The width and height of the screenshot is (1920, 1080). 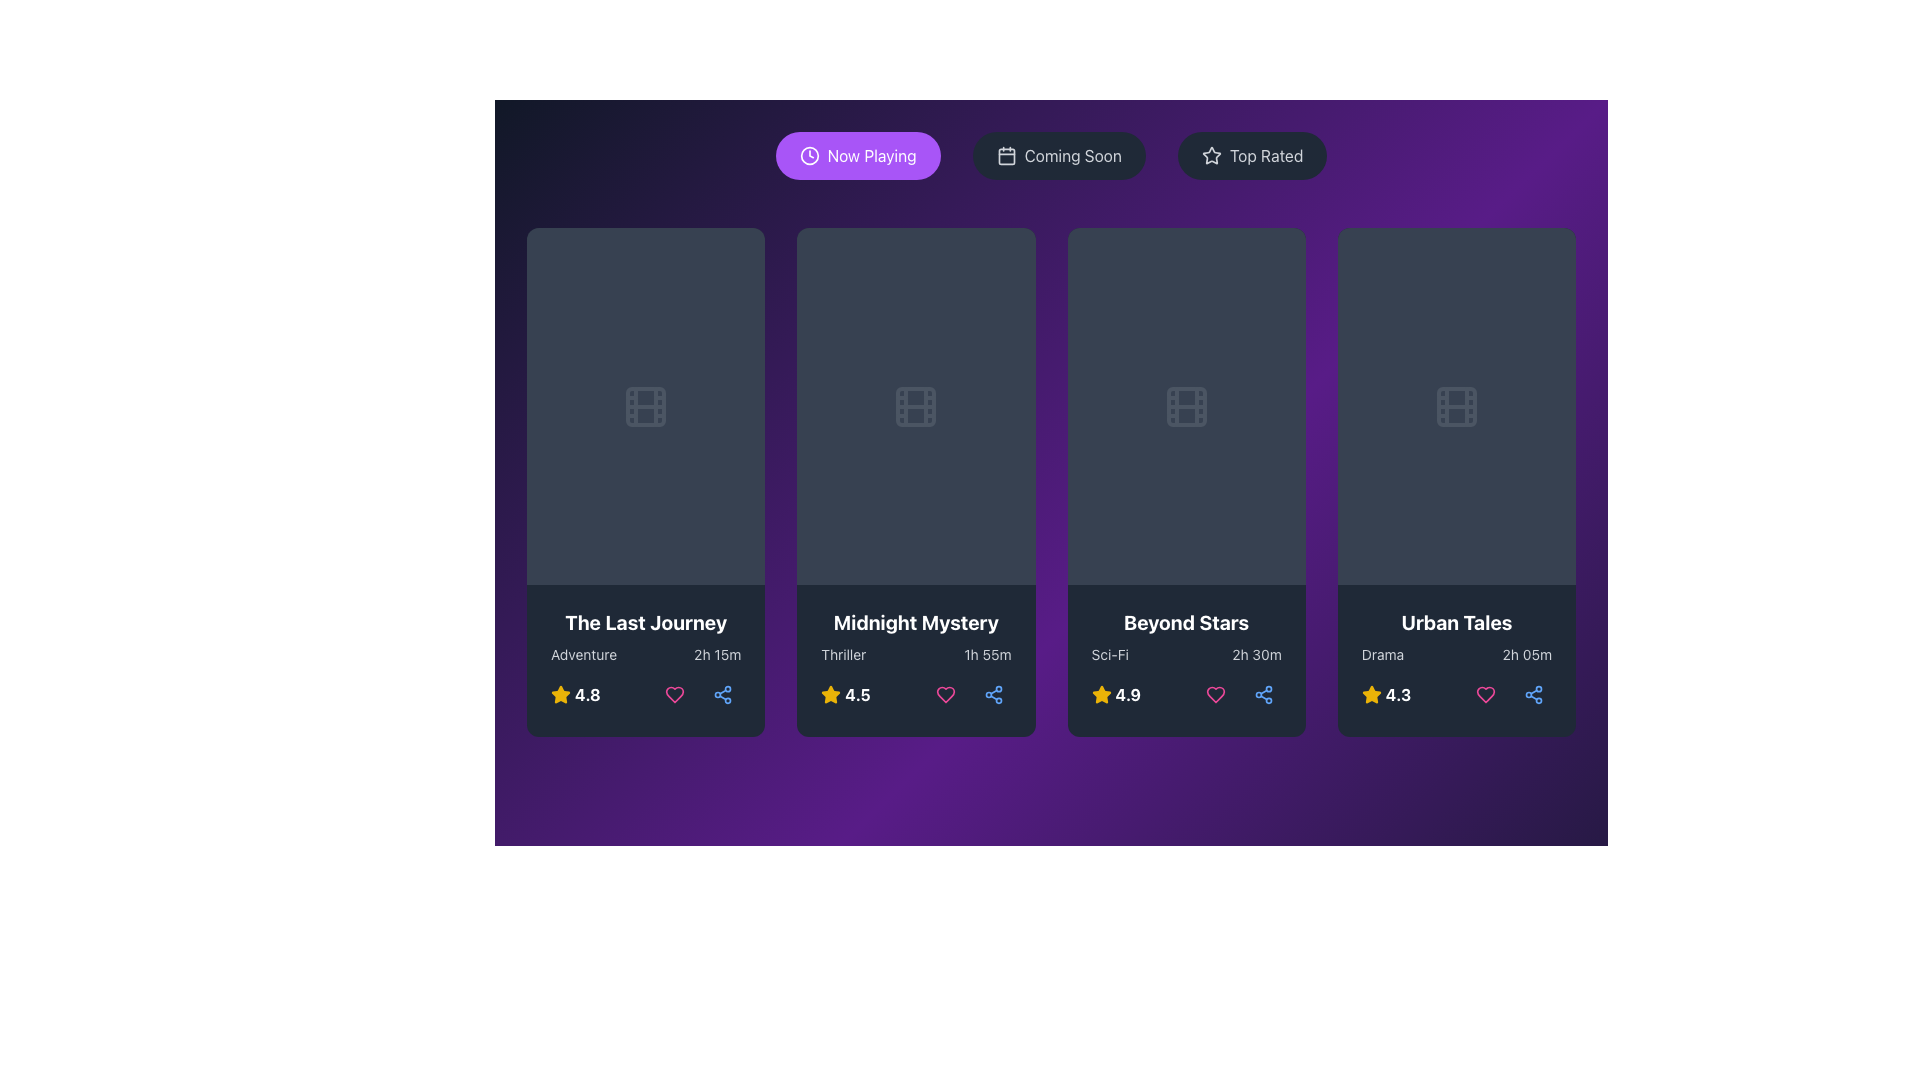 I want to click on the heart-shaped button with a pink outline, which is the second item in the horizontal row of icons below the movie card titled 'Midnight Mystery', so click(x=944, y=694).